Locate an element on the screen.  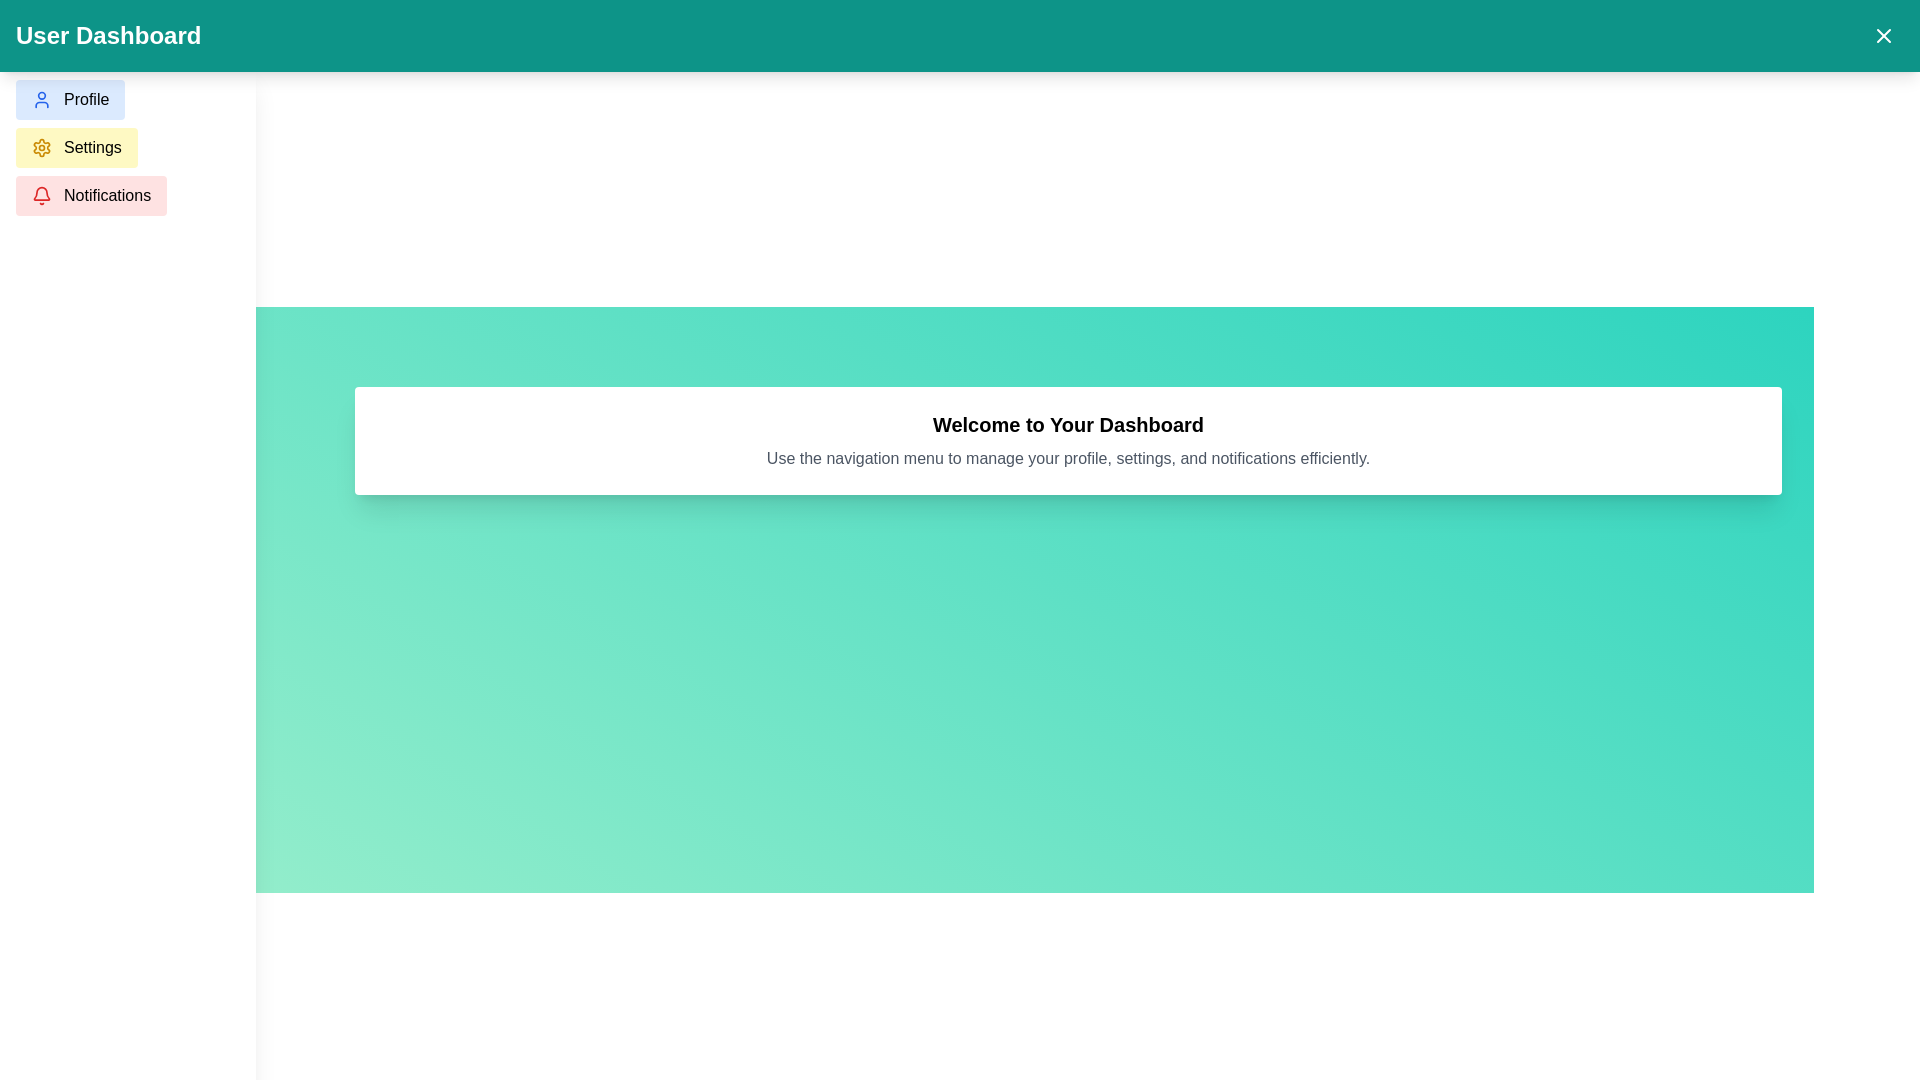
the 'Notifications' button, which is a light red rectangular button with a black label and a red bell icon, located in the sidebar navigation panel as the third button is located at coordinates (90, 196).